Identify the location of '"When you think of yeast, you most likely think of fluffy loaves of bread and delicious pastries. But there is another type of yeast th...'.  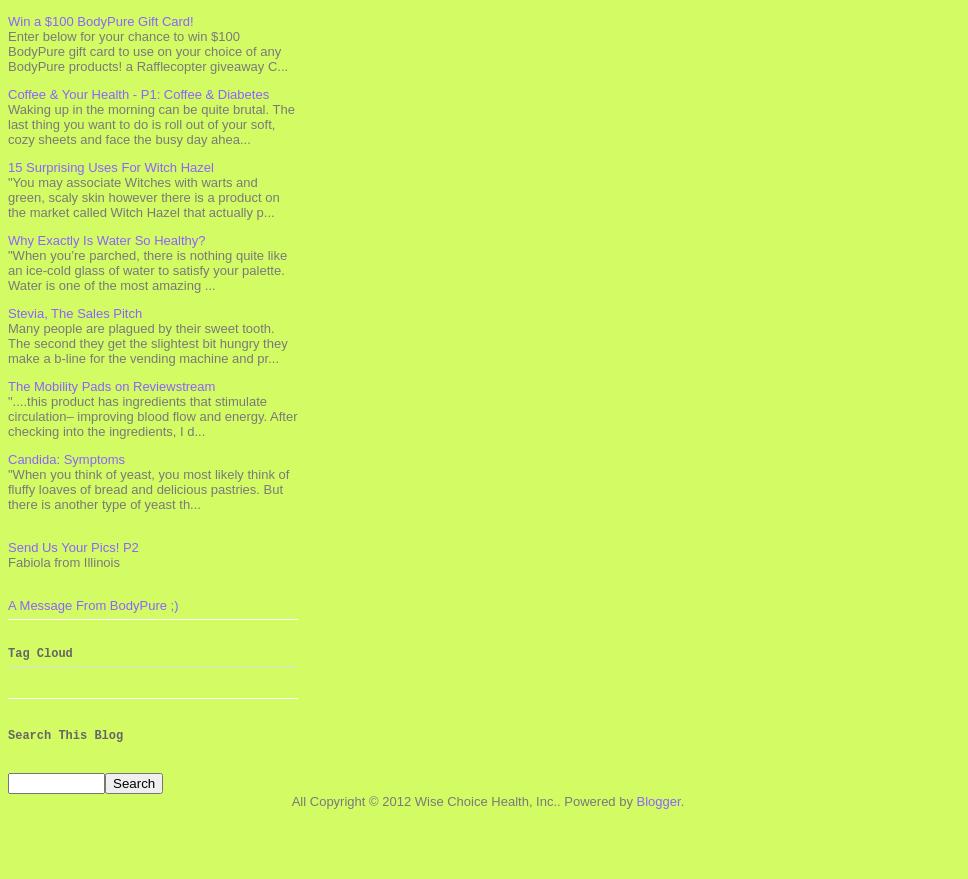
(147, 487).